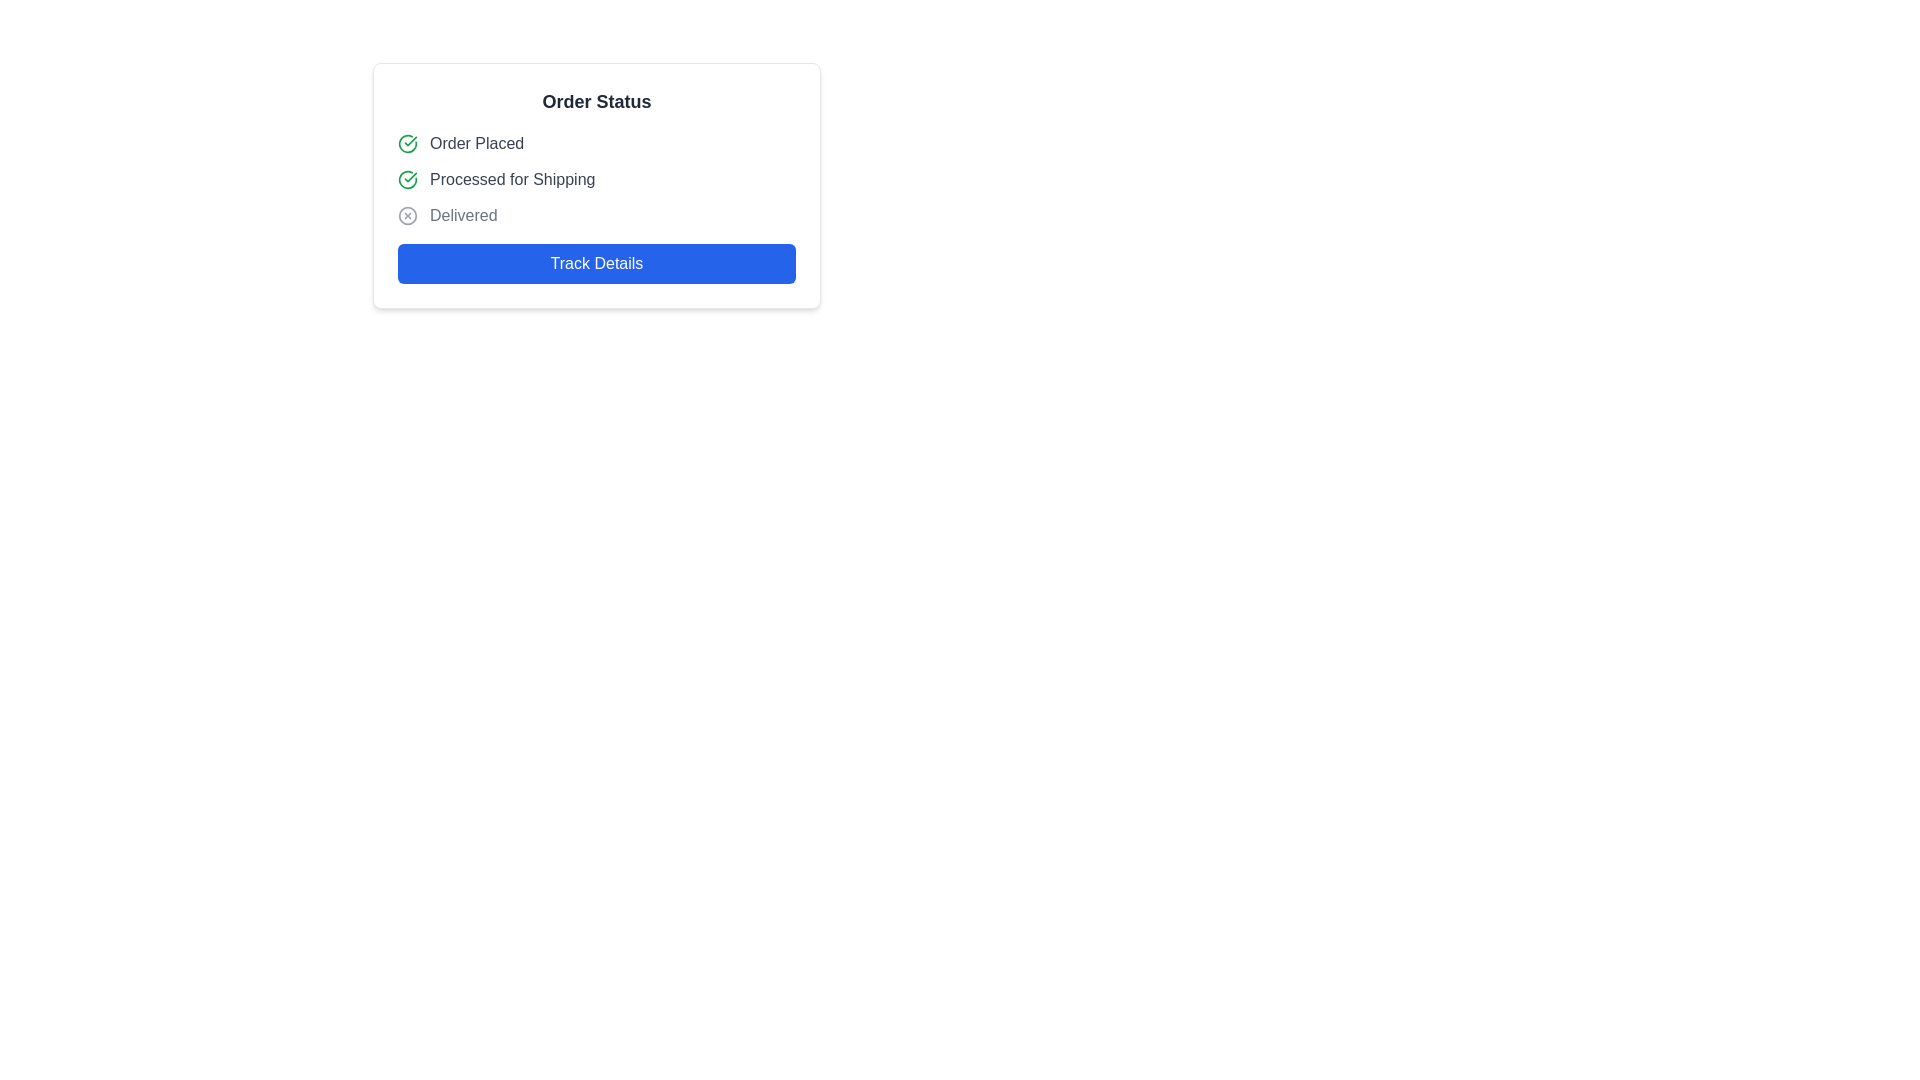 The height and width of the screenshot is (1080, 1920). Describe the element at coordinates (595, 216) in the screenshot. I see `the Status indicator row displaying the text 'Delivered' with a gray circular icon` at that location.